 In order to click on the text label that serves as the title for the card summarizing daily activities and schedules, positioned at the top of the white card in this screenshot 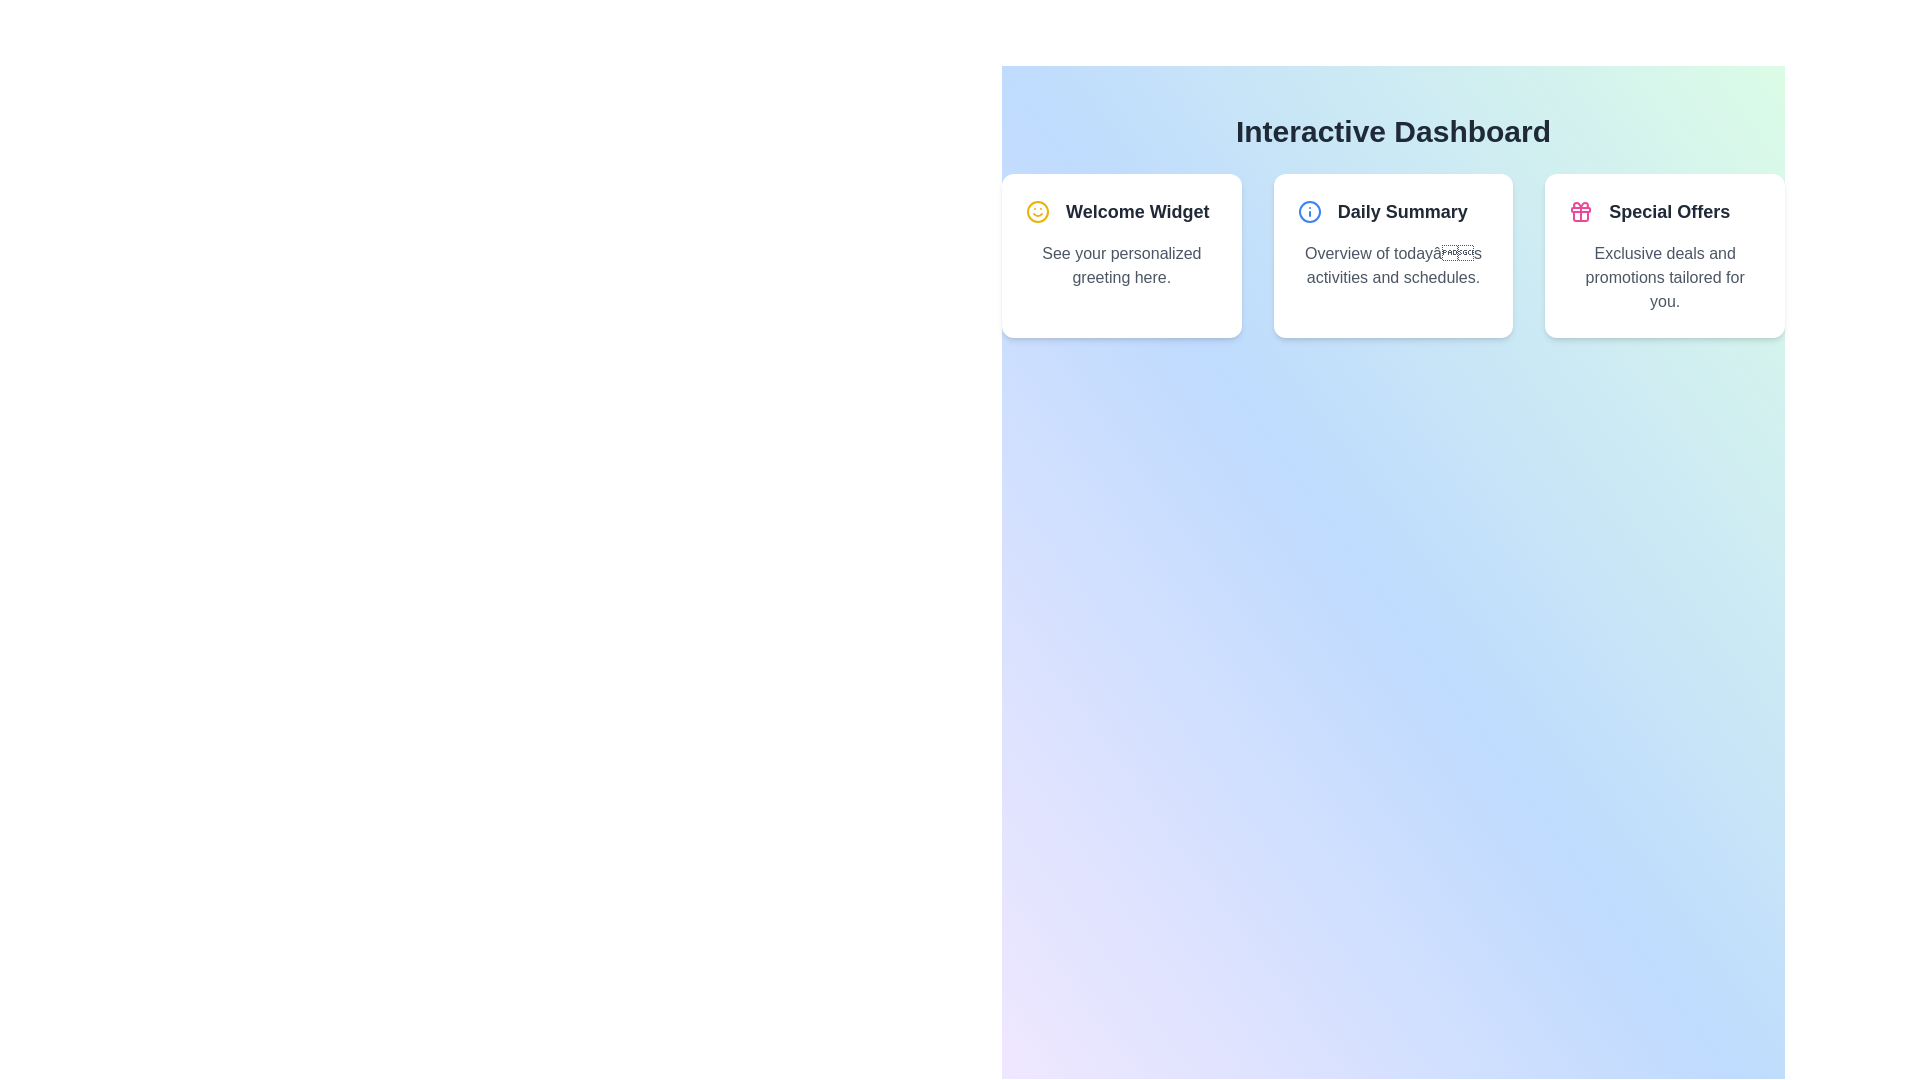, I will do `click(1392, 212)`.